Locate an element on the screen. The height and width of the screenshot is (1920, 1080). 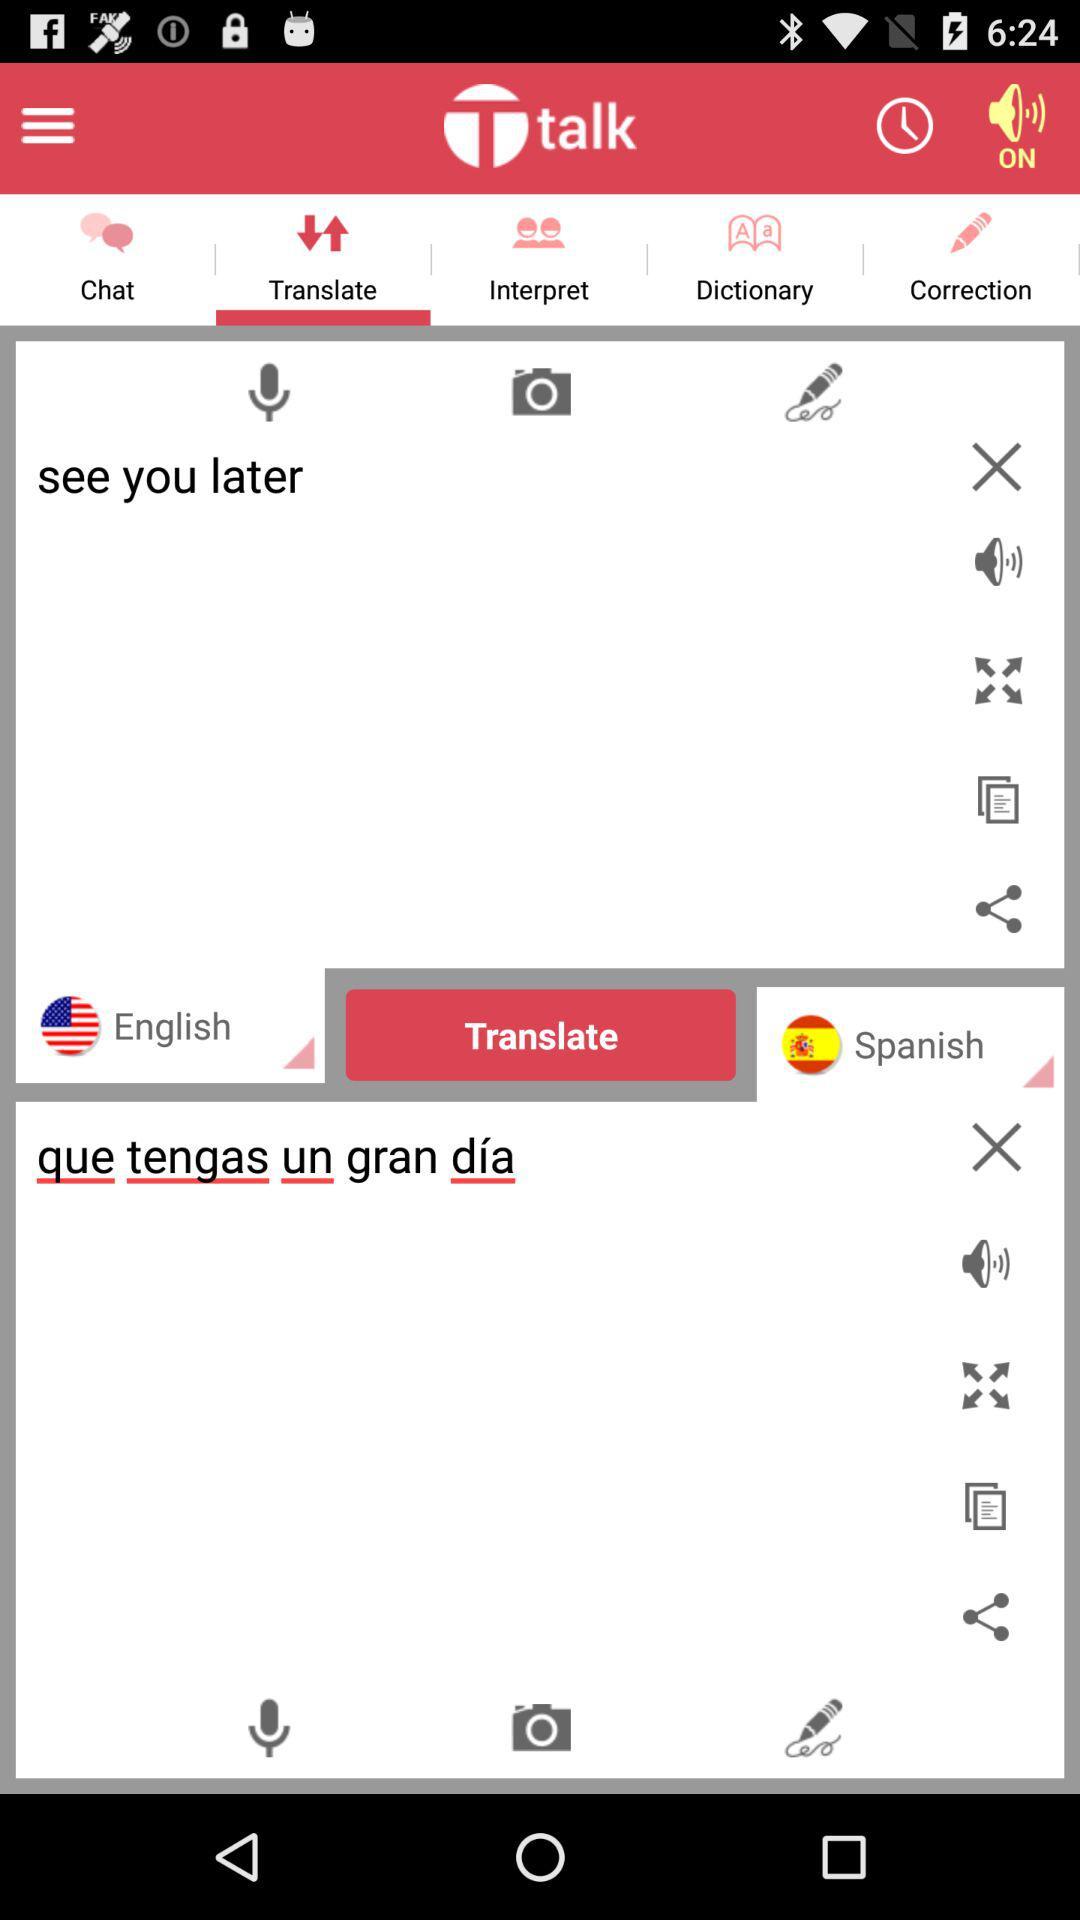
write with pencil is located at coordinates (813, 391).